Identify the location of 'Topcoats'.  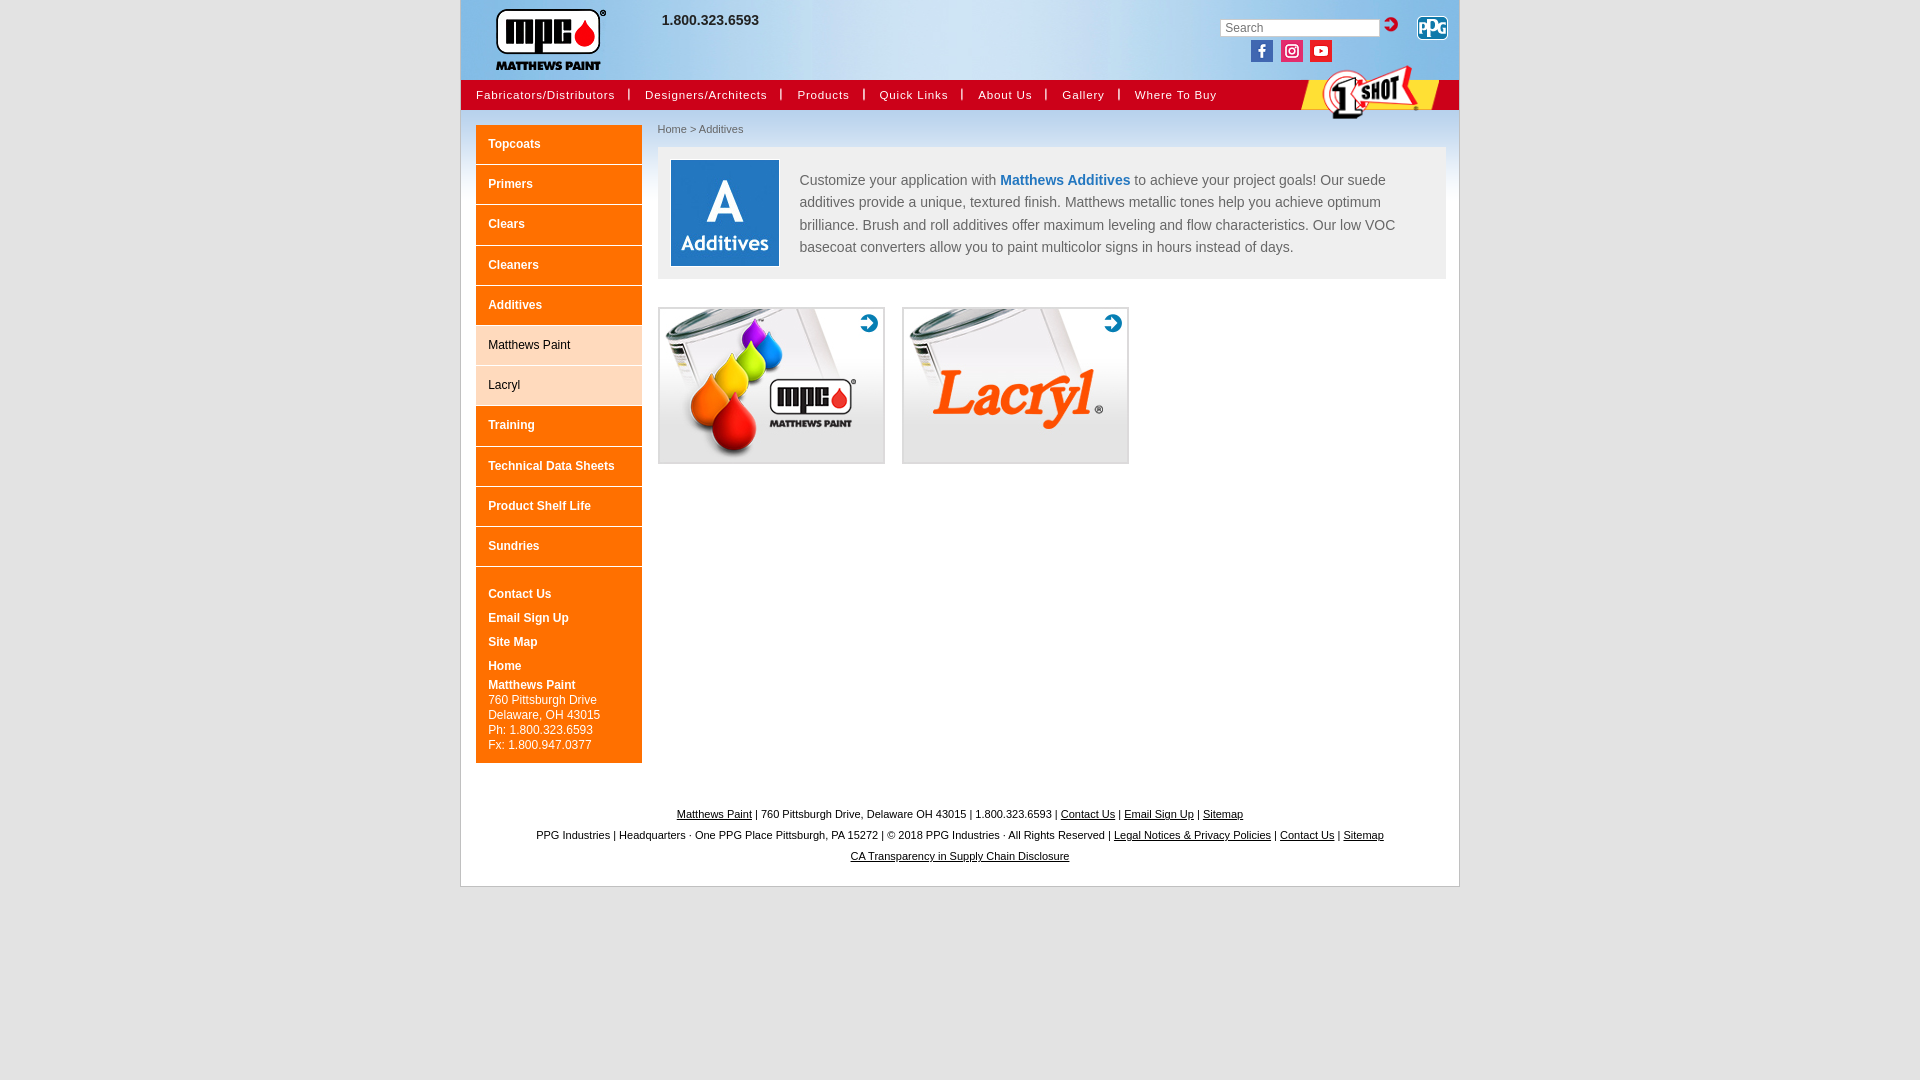
(513, 142).